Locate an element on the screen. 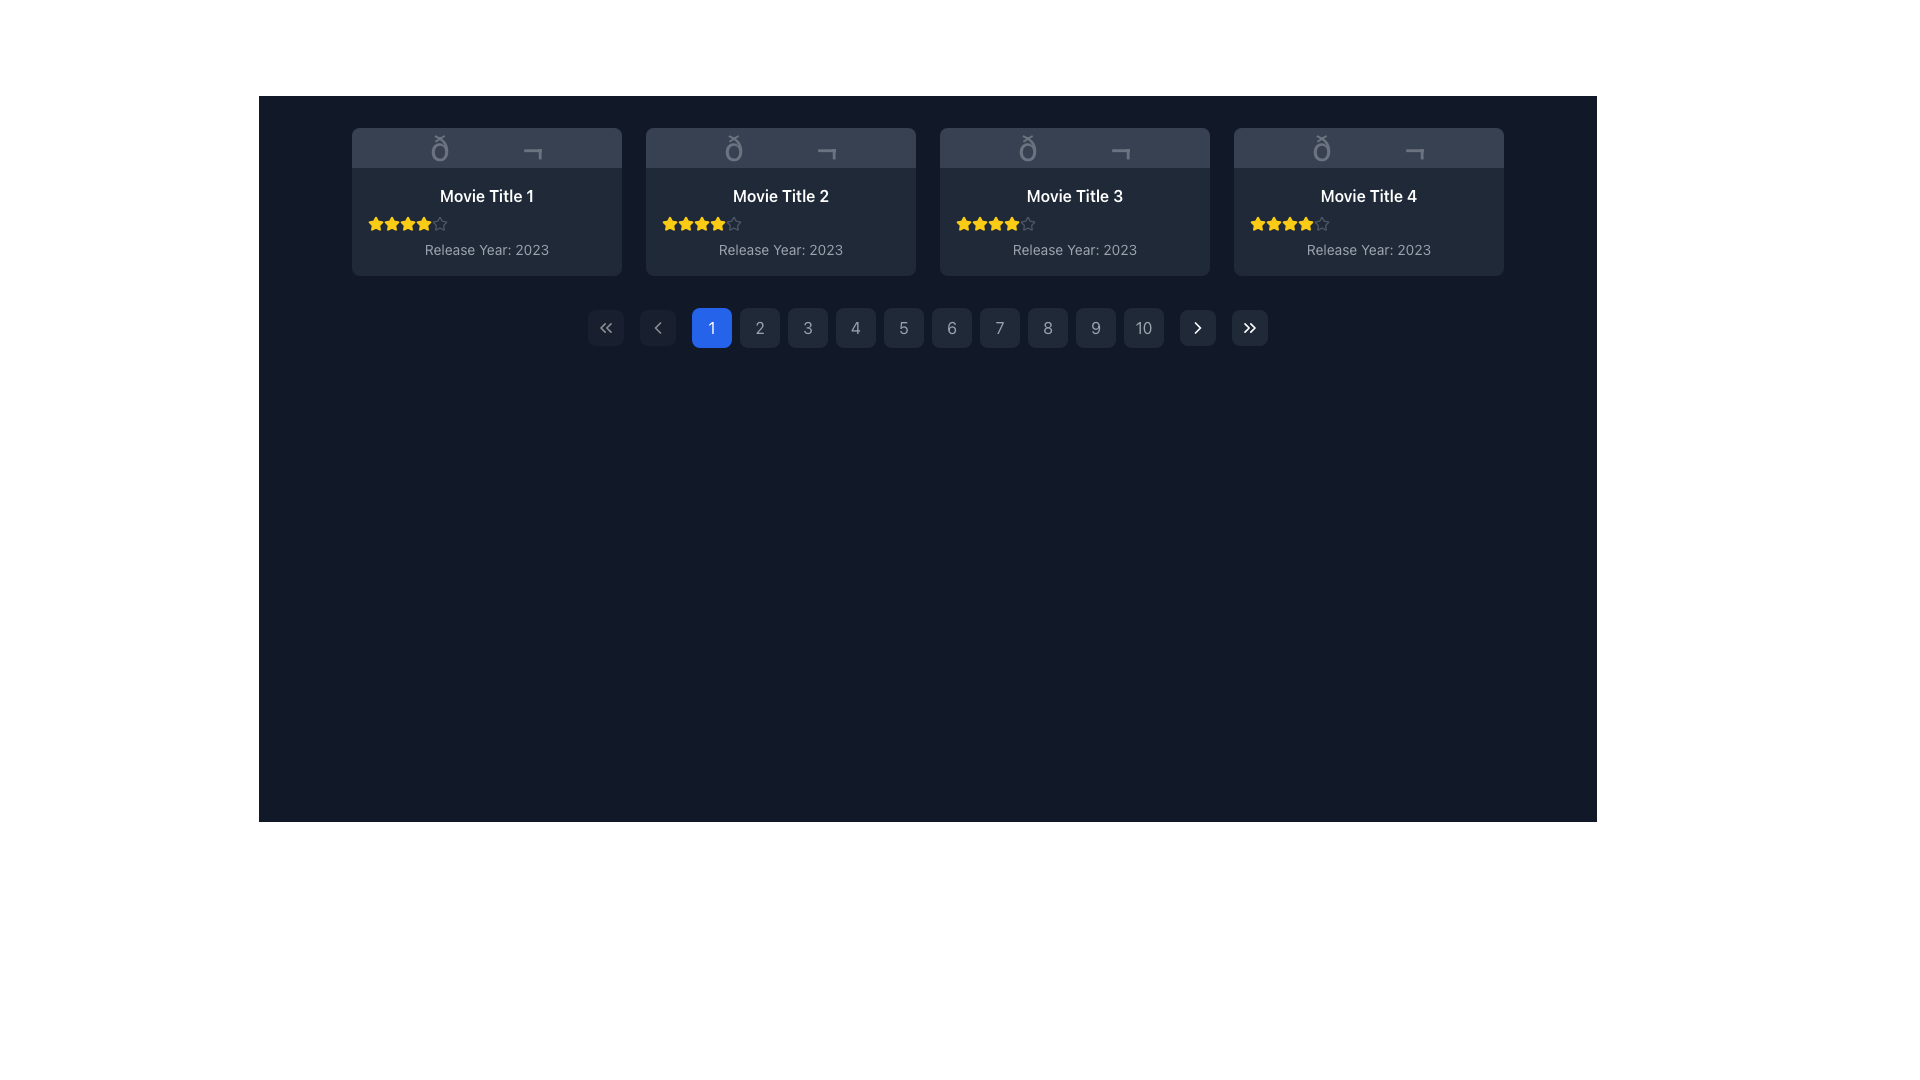  the tenth page navigation button located at the bottom center of the interface to observe its hover effect is located at coordinates (1143, 326).